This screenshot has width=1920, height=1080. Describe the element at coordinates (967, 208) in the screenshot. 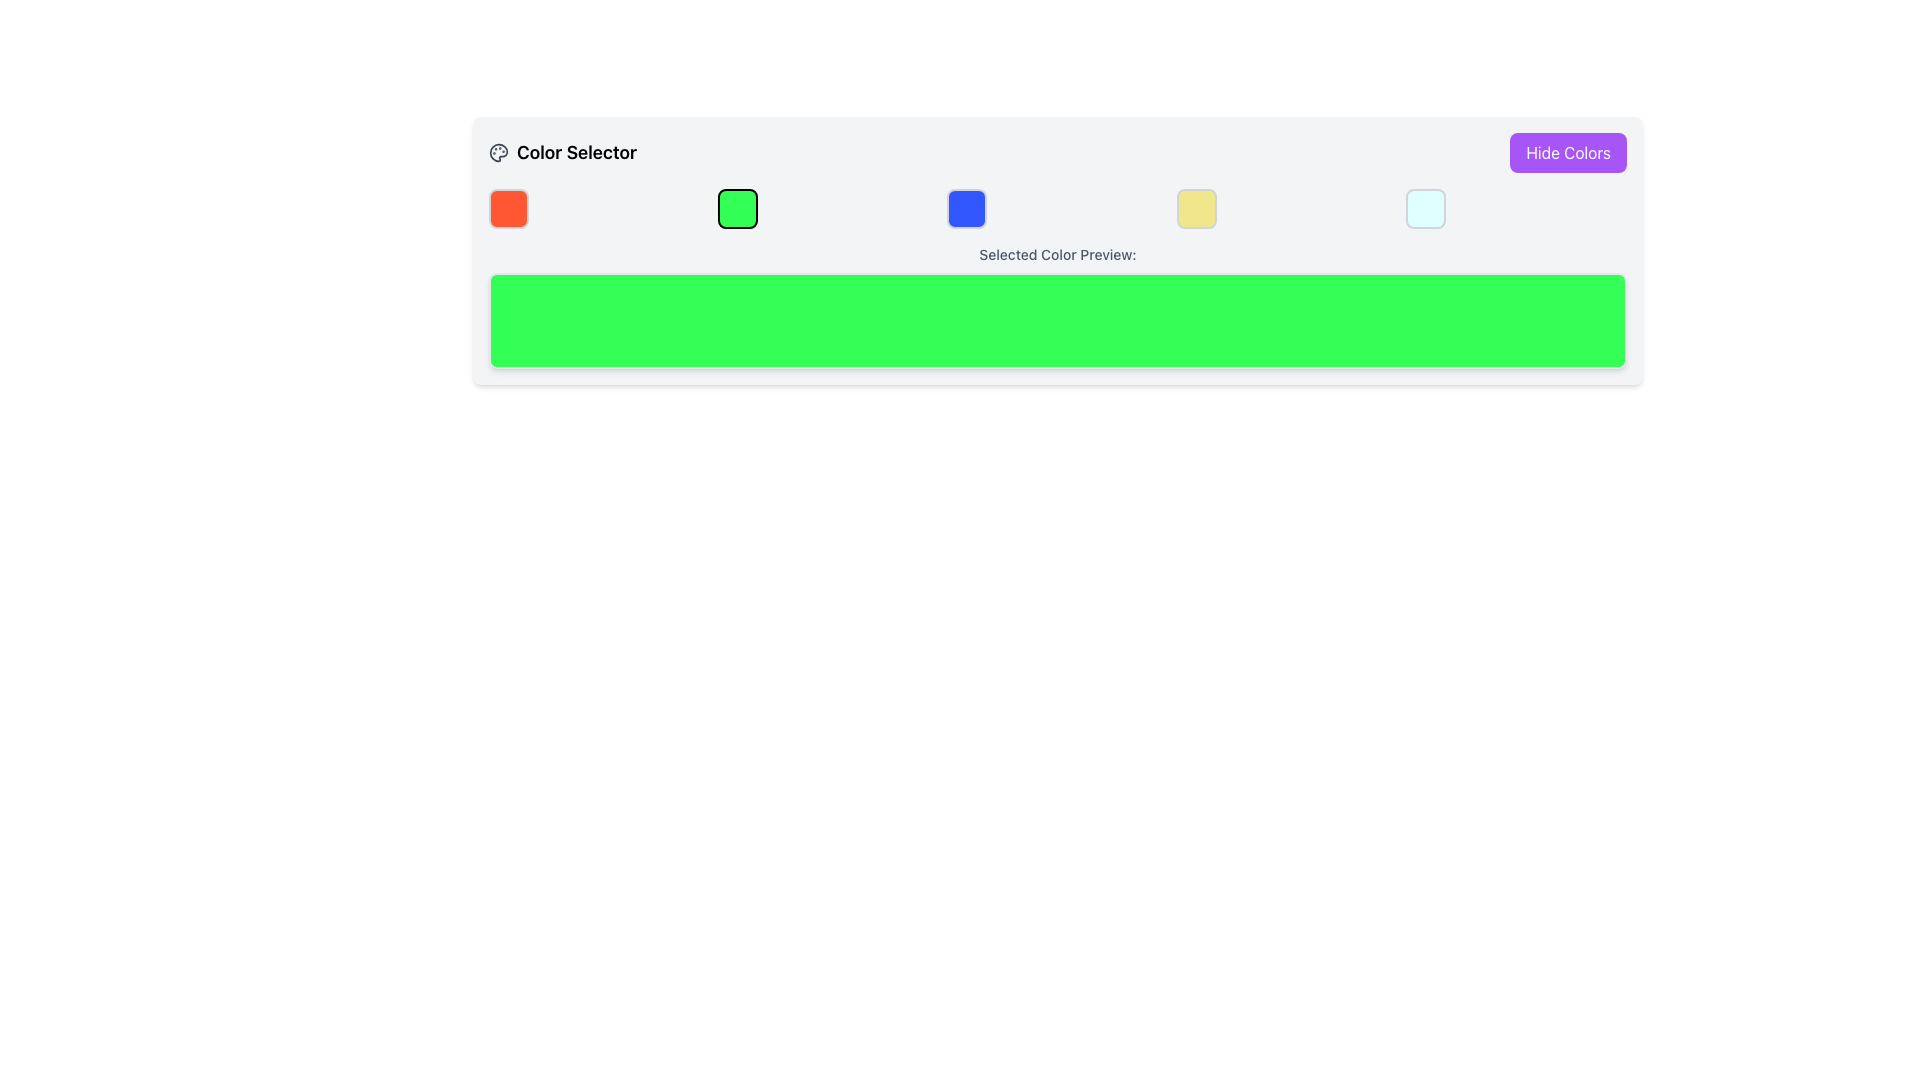

I see `the third square-shaped interactive visual element, which serves as a color selector or indicator for blue color` at that location.